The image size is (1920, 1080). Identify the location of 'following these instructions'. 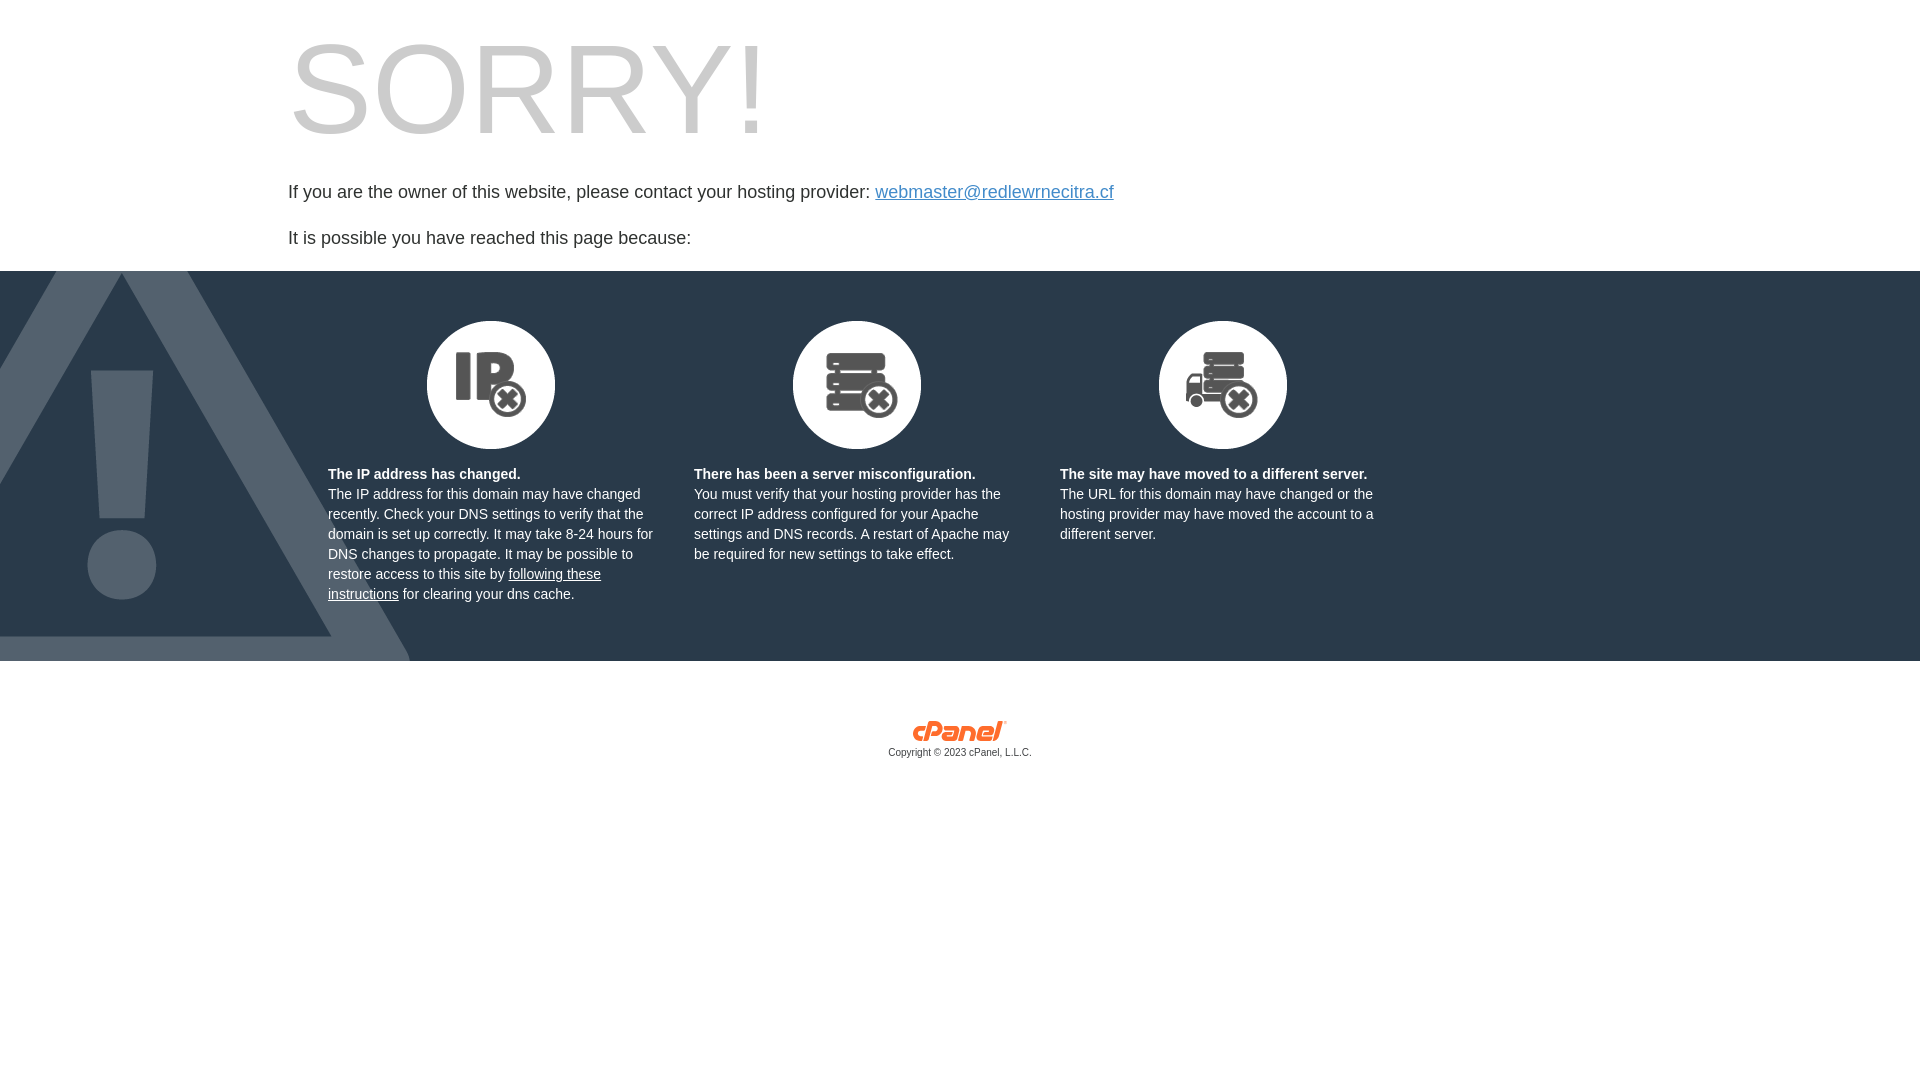
(463, 583).